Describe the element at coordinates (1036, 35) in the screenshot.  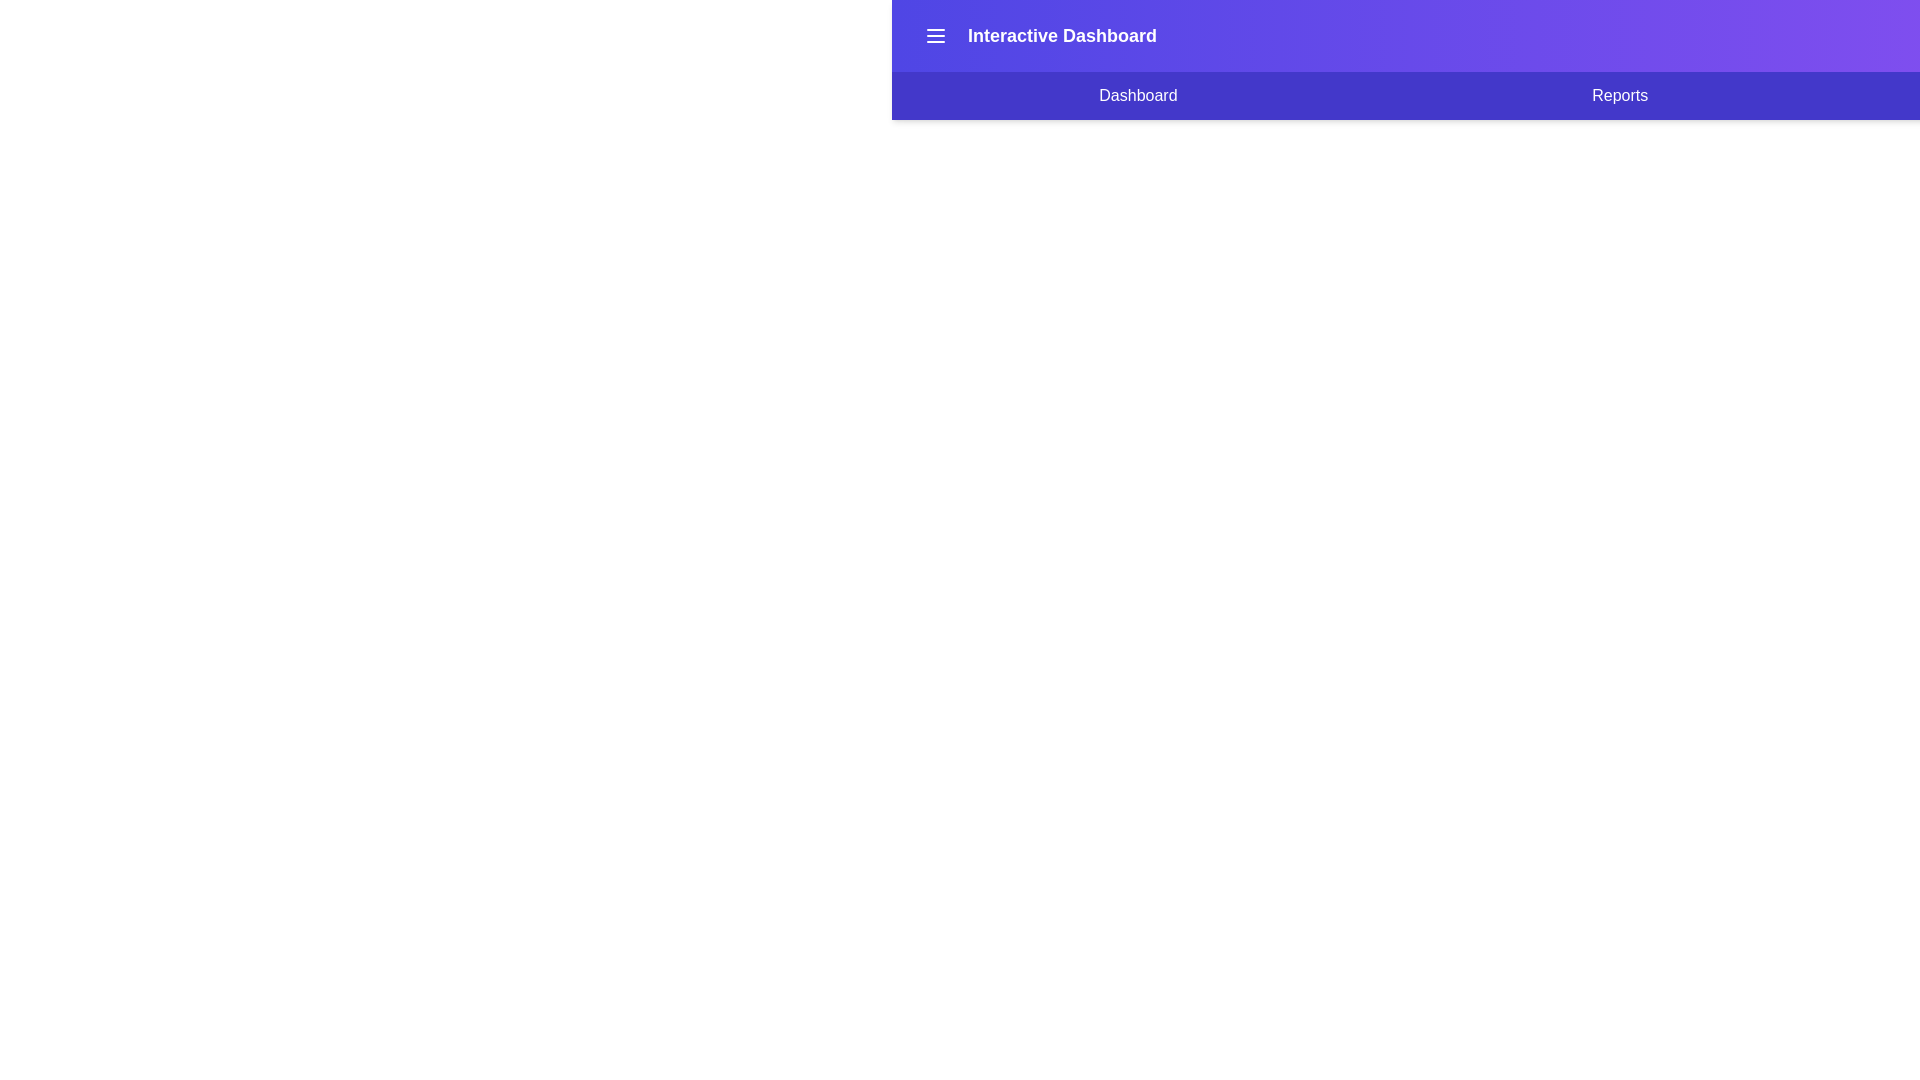
I see `the 'Interactive Dashboard' text label located in the top bar of the interface if it is interactive` at that location.